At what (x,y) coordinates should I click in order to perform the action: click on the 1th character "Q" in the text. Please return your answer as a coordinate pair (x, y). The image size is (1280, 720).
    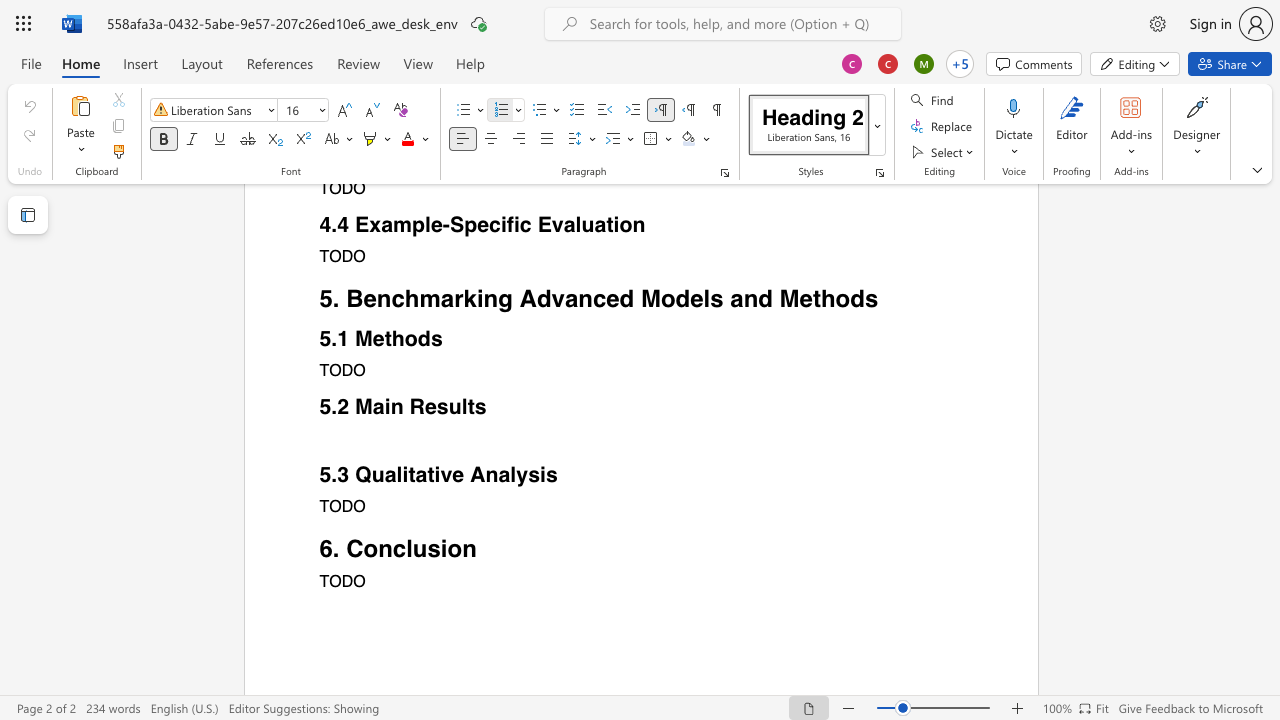
    Looking at the image, I should click on (363, 475).